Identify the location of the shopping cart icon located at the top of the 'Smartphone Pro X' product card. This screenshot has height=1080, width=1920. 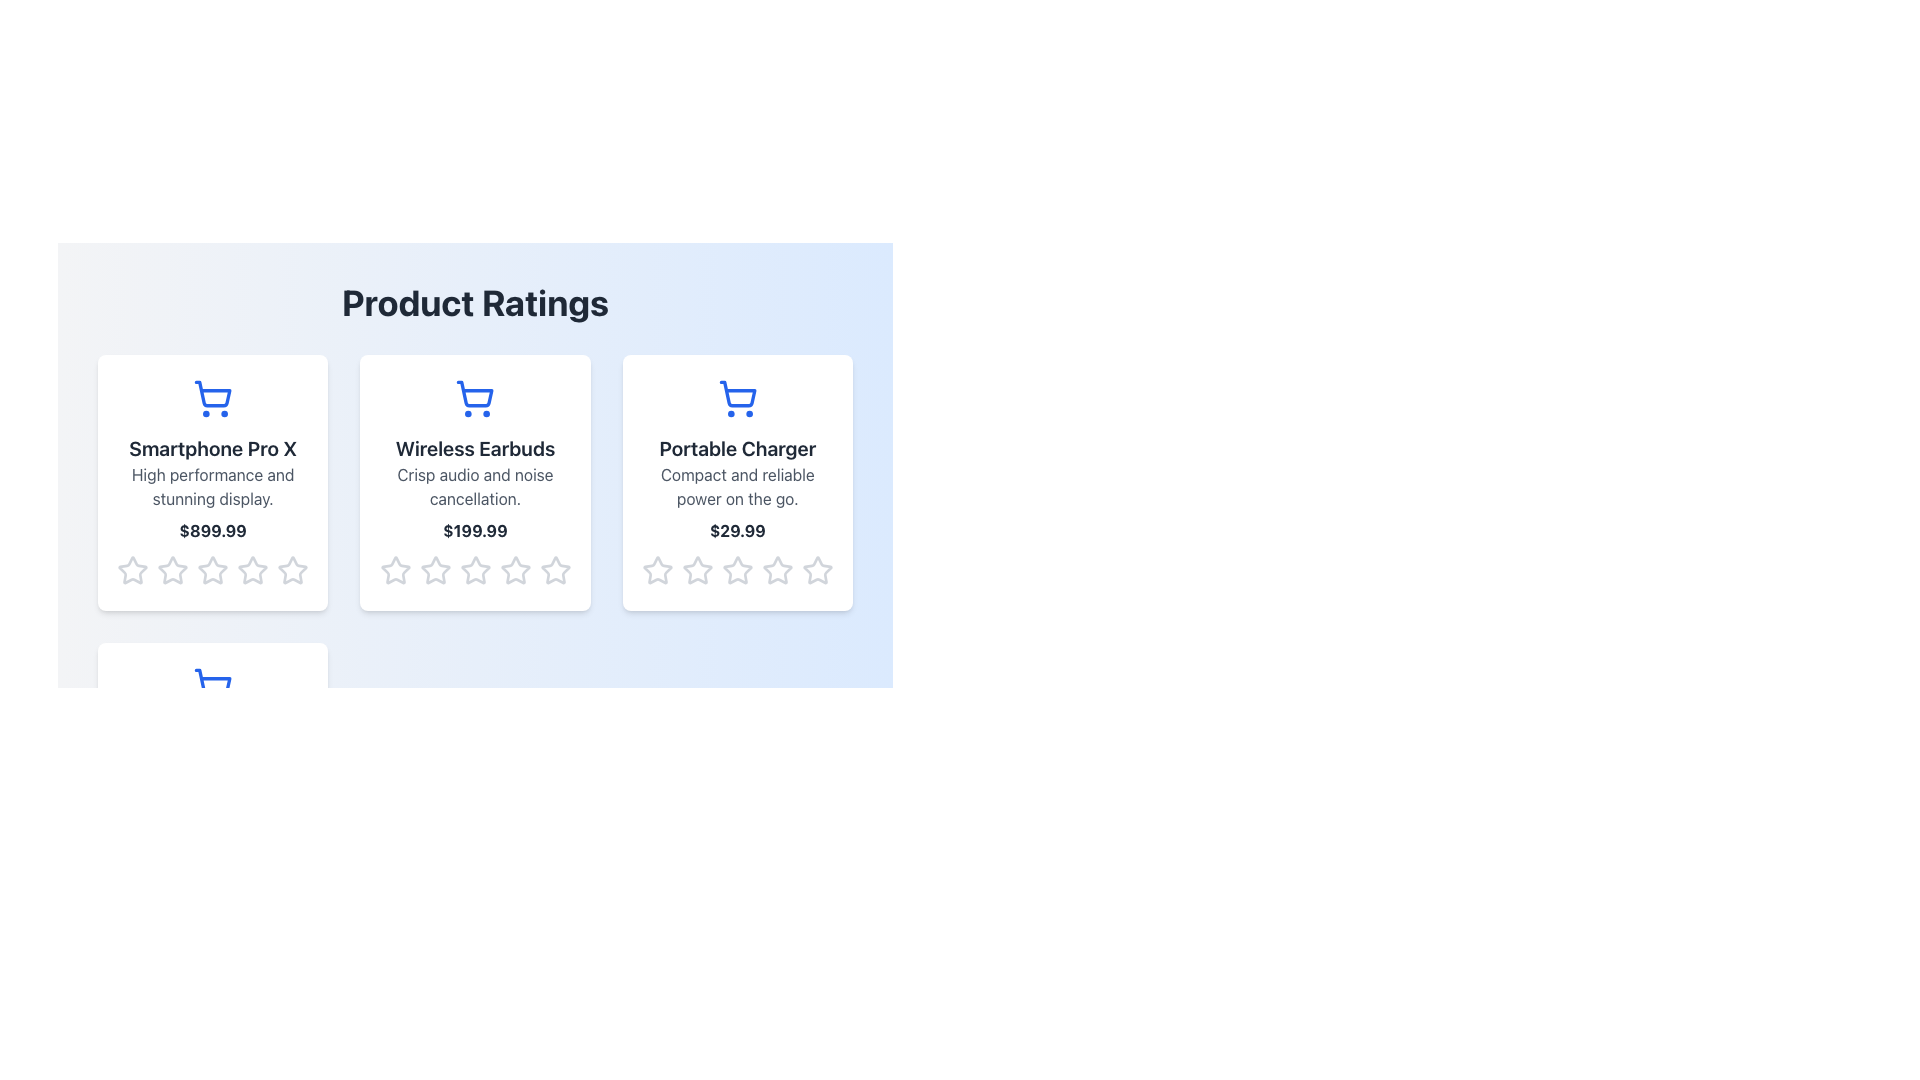
(213, 398).